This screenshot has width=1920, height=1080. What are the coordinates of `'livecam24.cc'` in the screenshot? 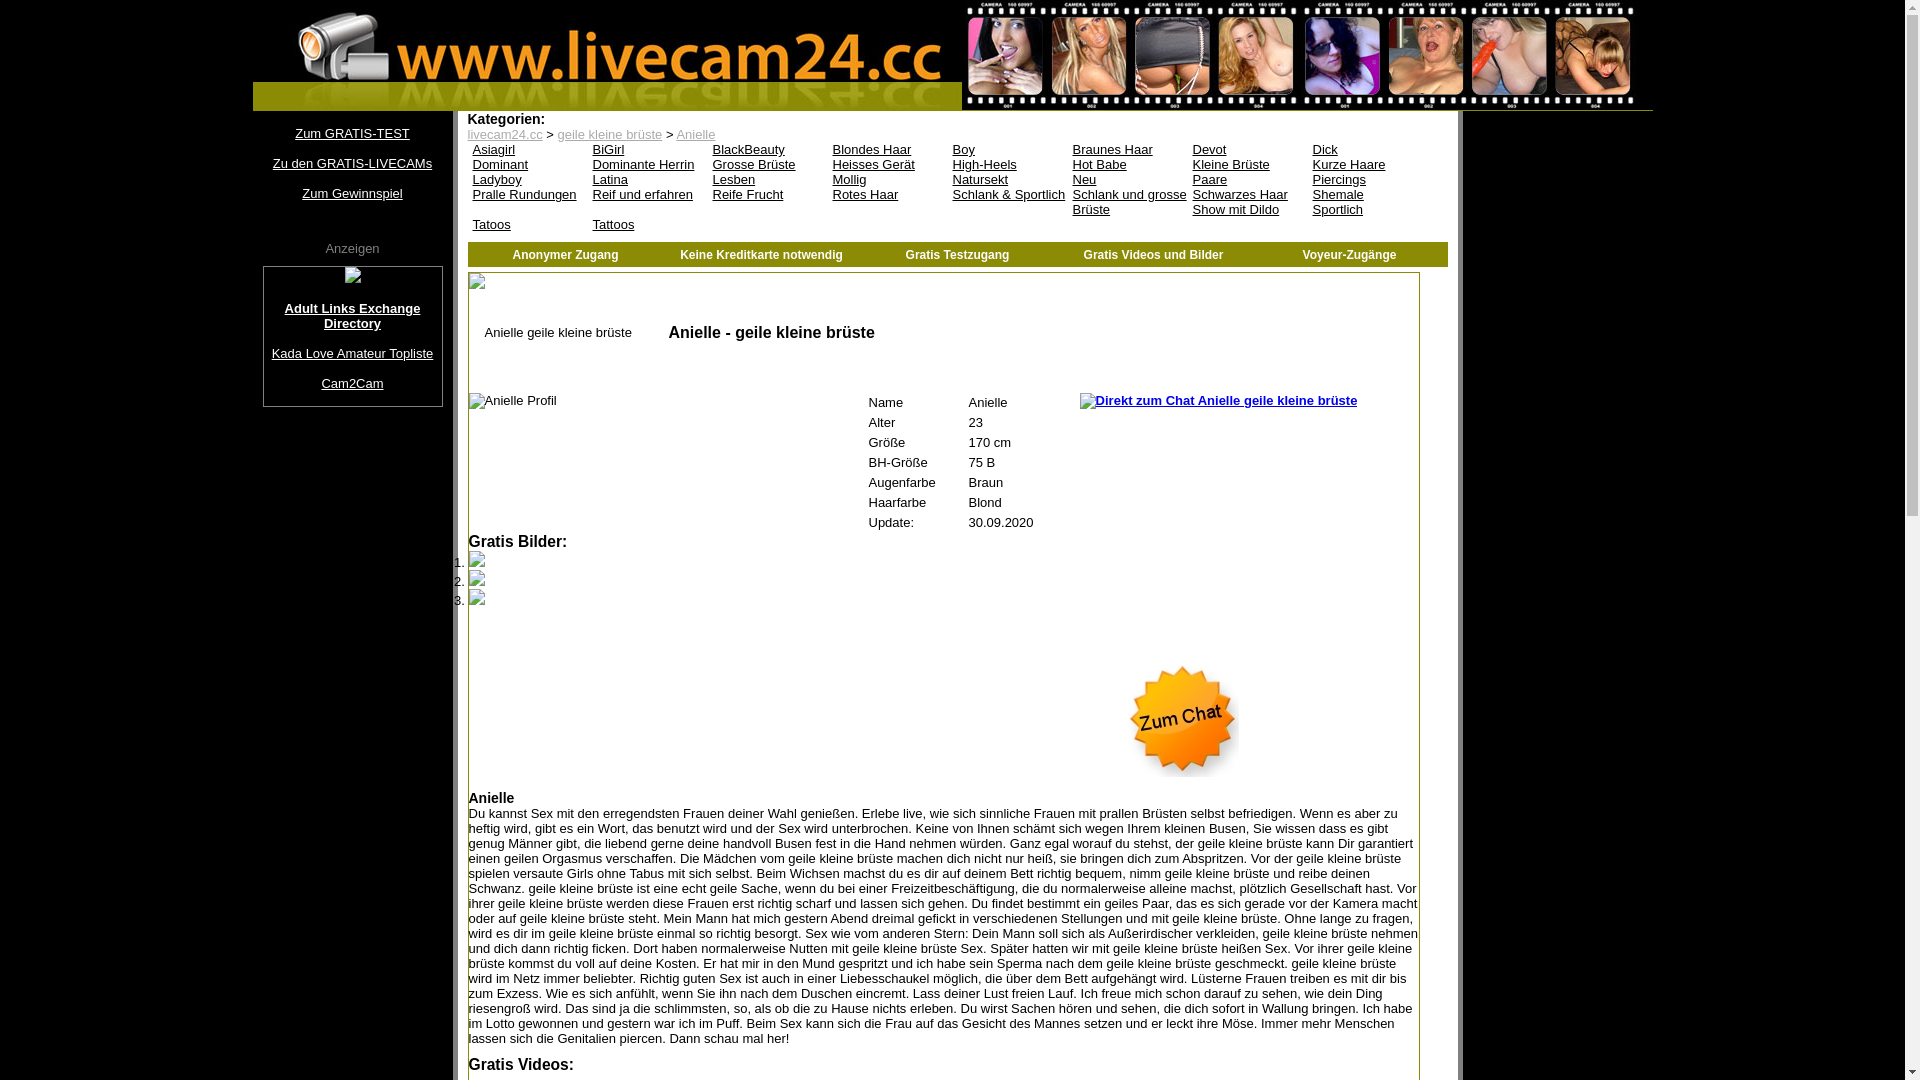 It's located at (505, 134).